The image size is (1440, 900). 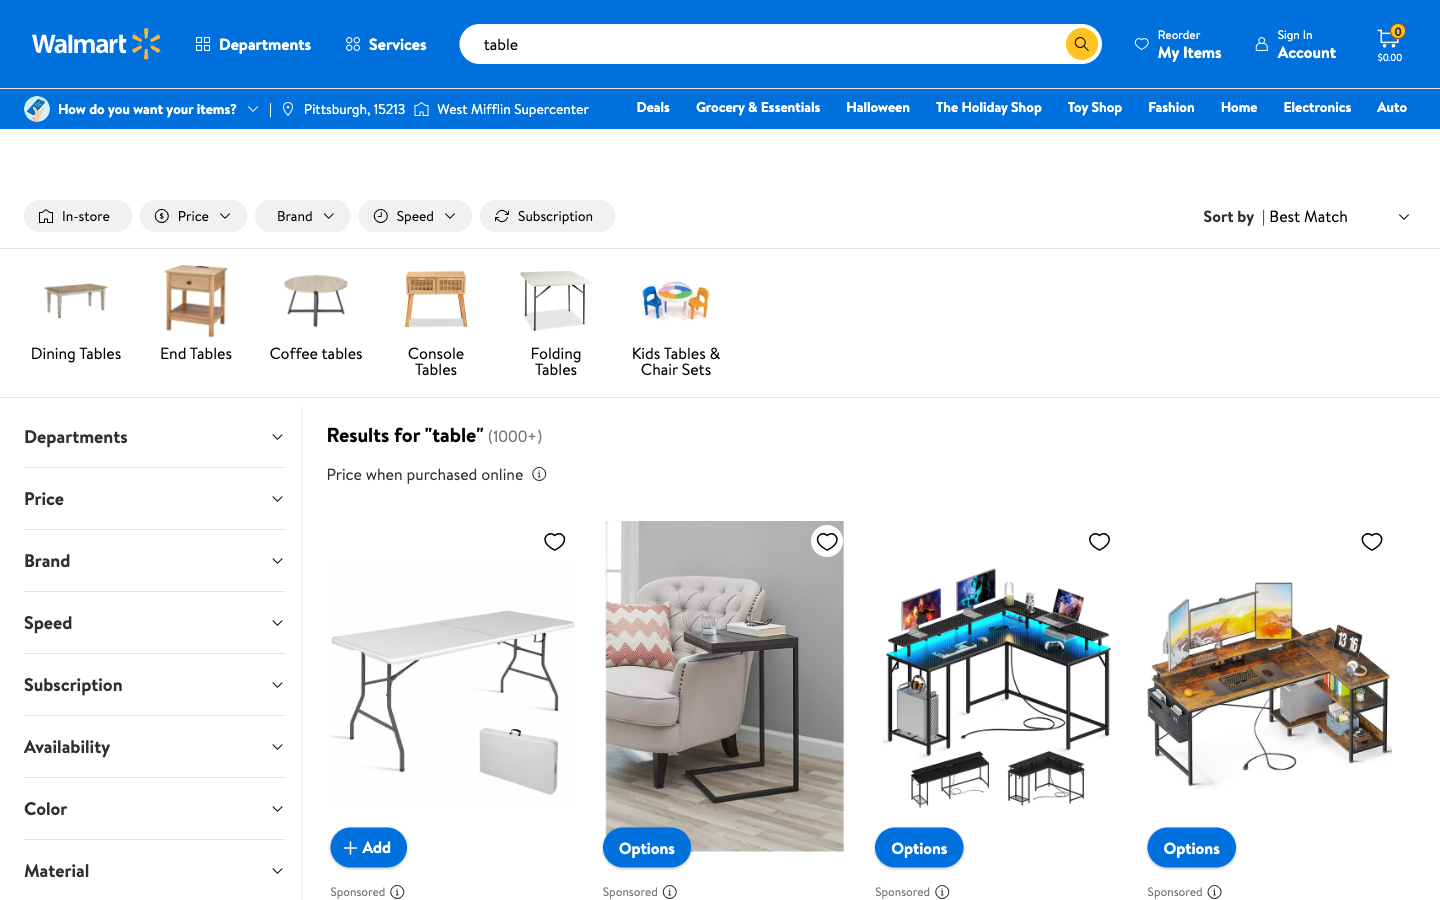 What do you see at coordinates (537, 473) in the screenshot?
I see `the information pop-up for price details` at bounding box center [537, 473].